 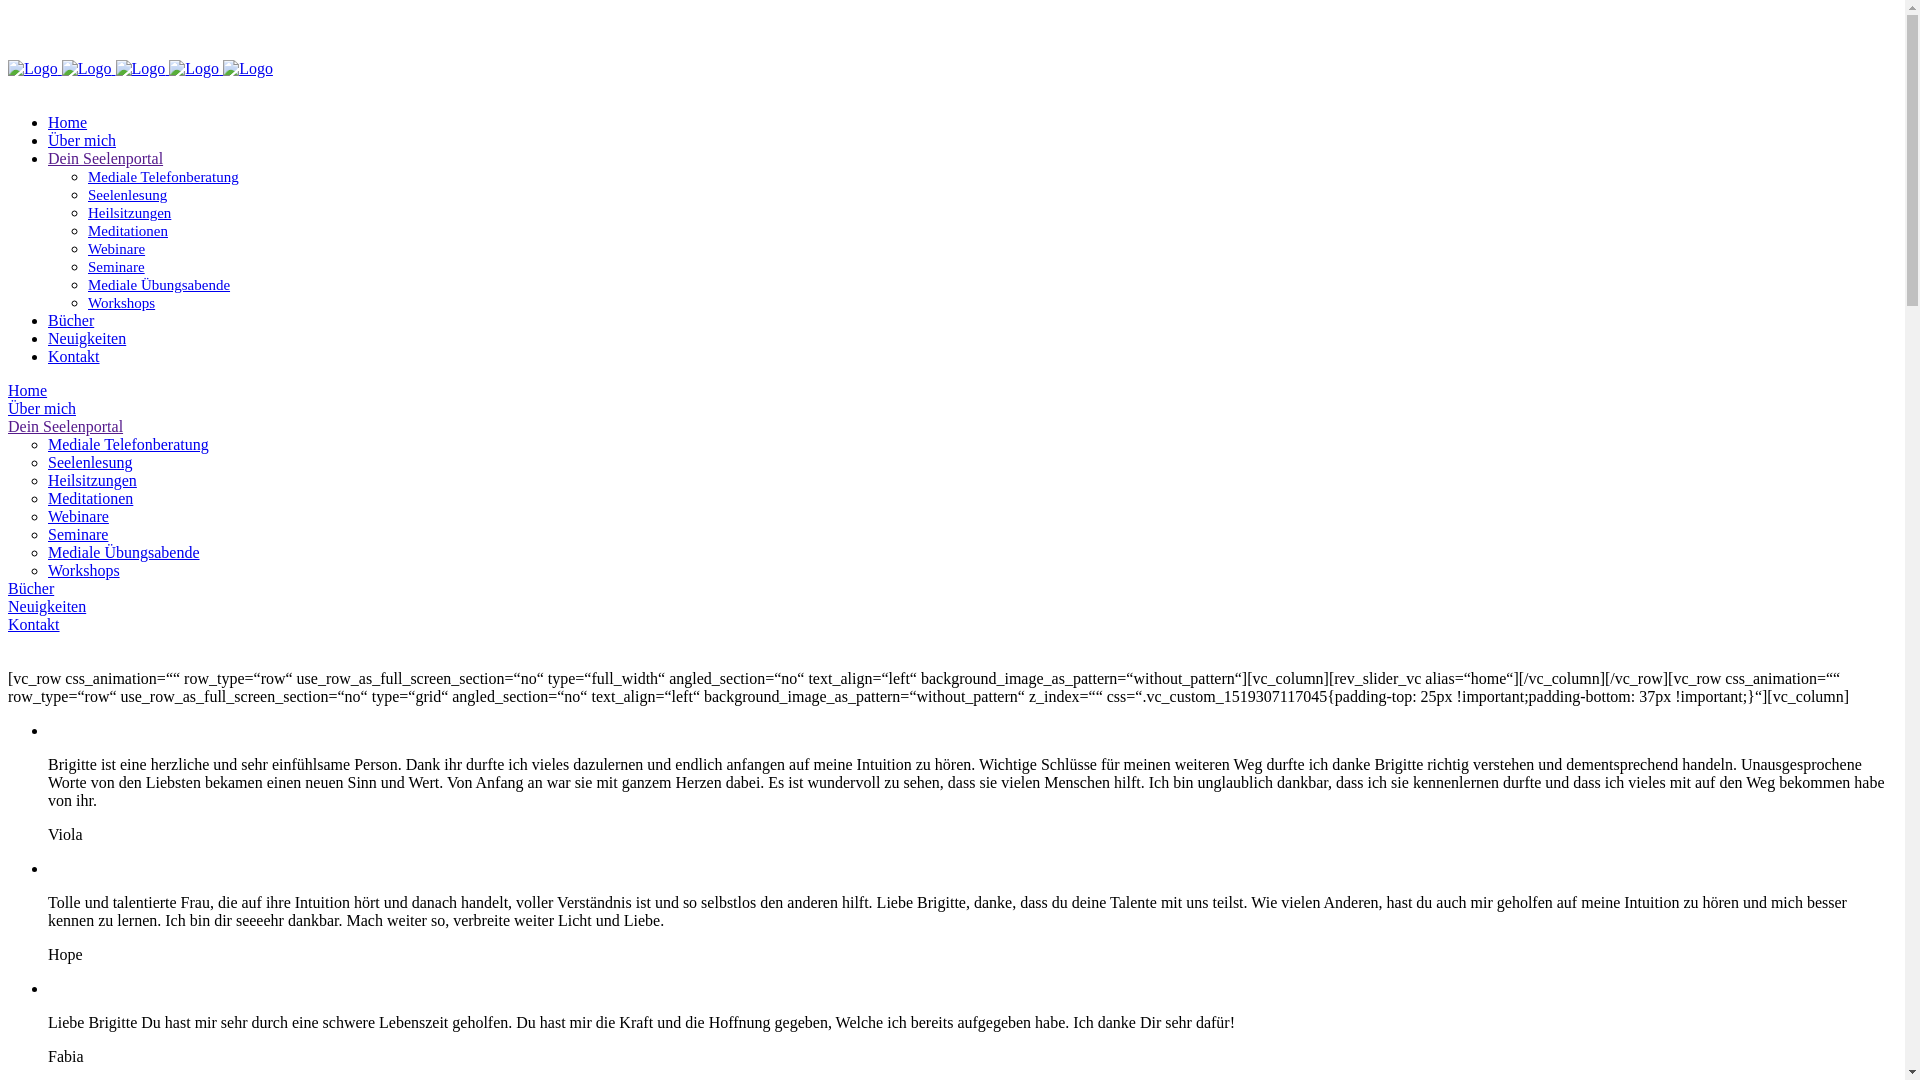 What do you see at coordinates (163, 176) in the screenshot?
I see `'Mediale Telefonberatung'` at bounding box center [163, 176].